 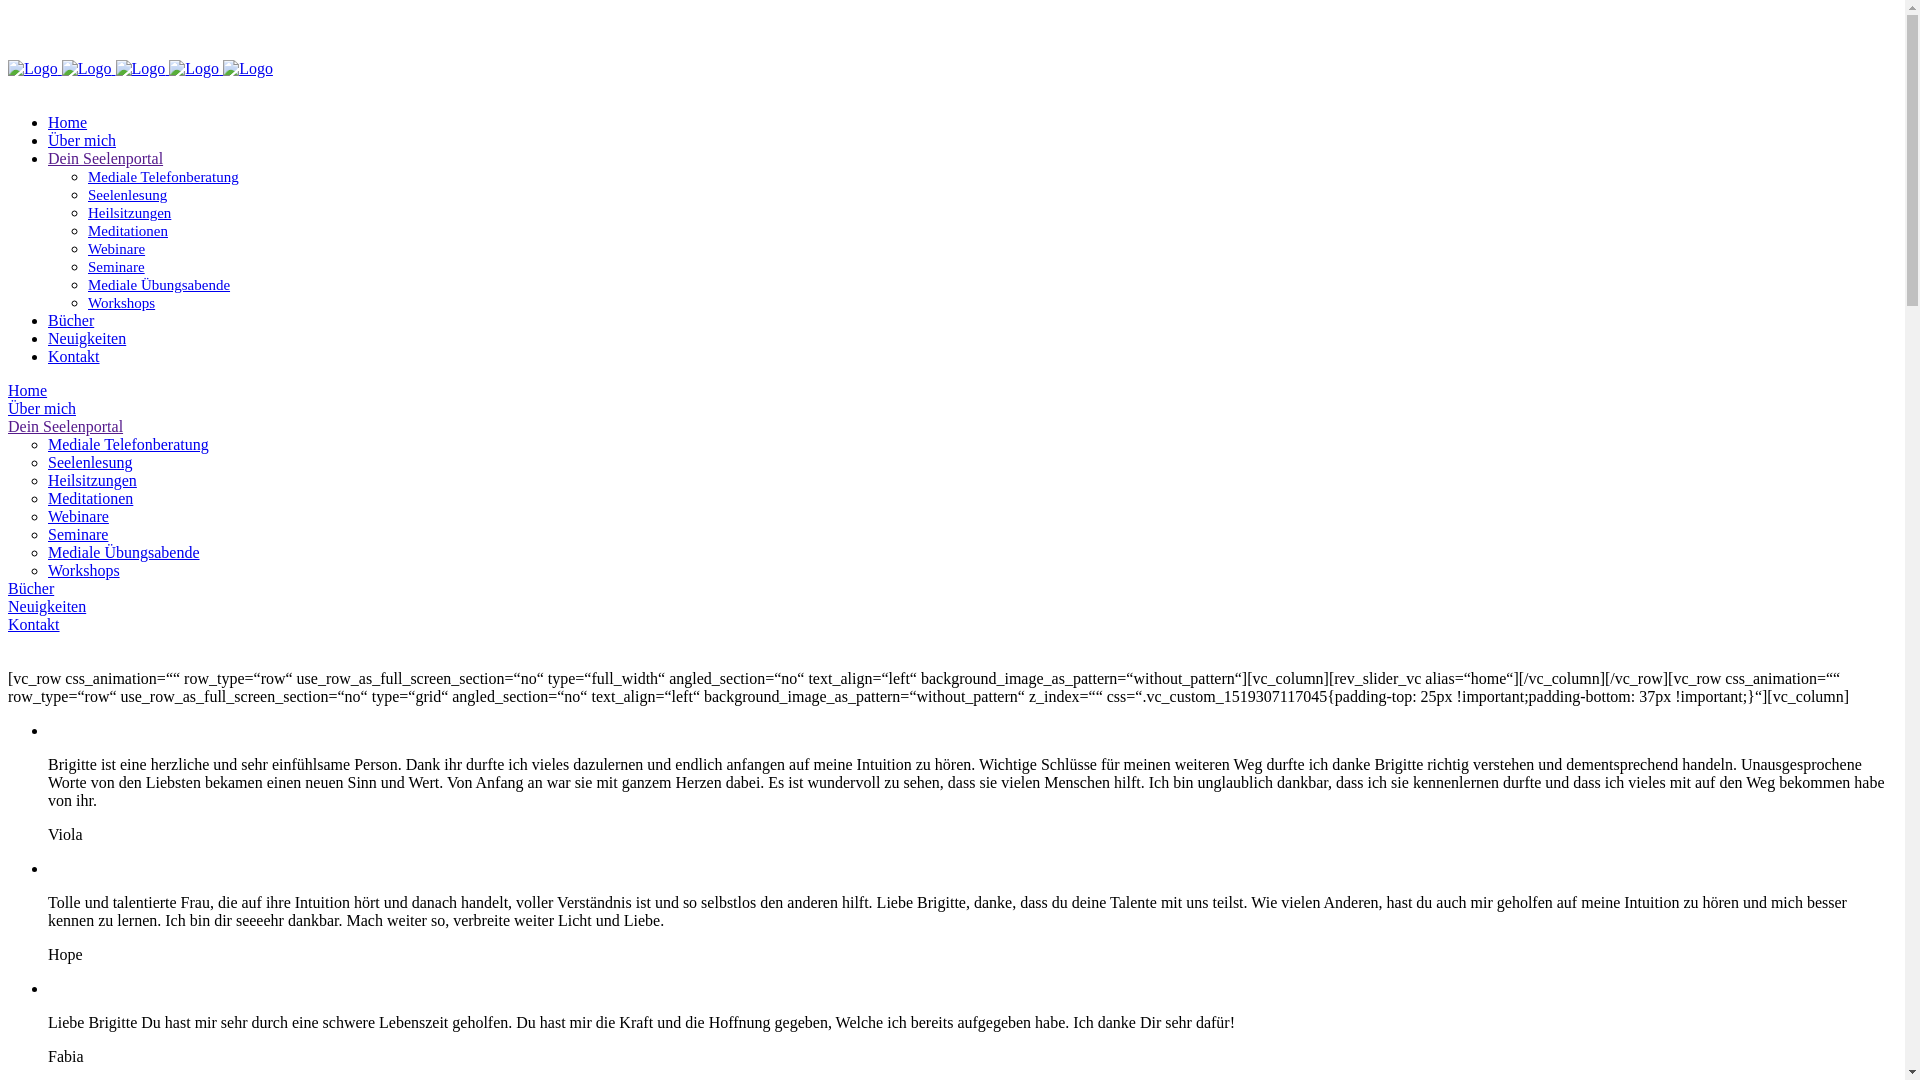 What do you see at coordinates (163, 176) in the screenshot?
I see `'Mediale Telefonberatung'` at bounding box center [163, 176].